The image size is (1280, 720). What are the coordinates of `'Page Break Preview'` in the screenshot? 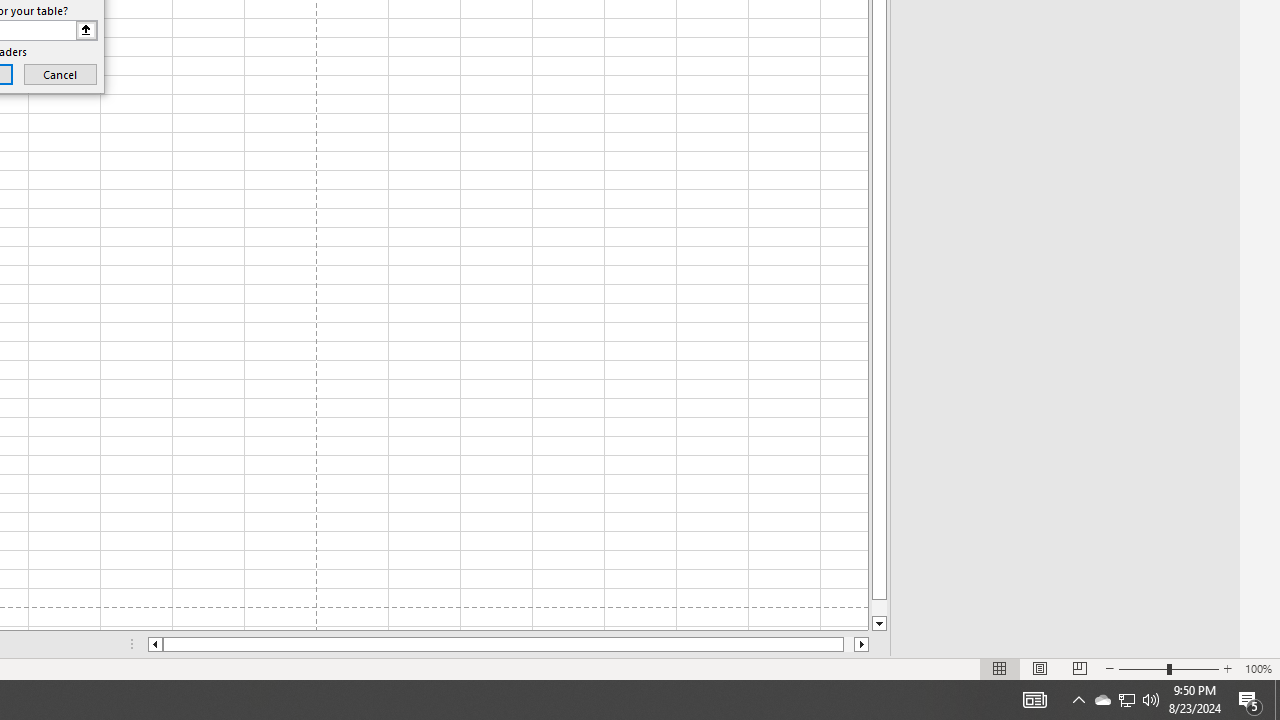 It's located at (1078, 669).